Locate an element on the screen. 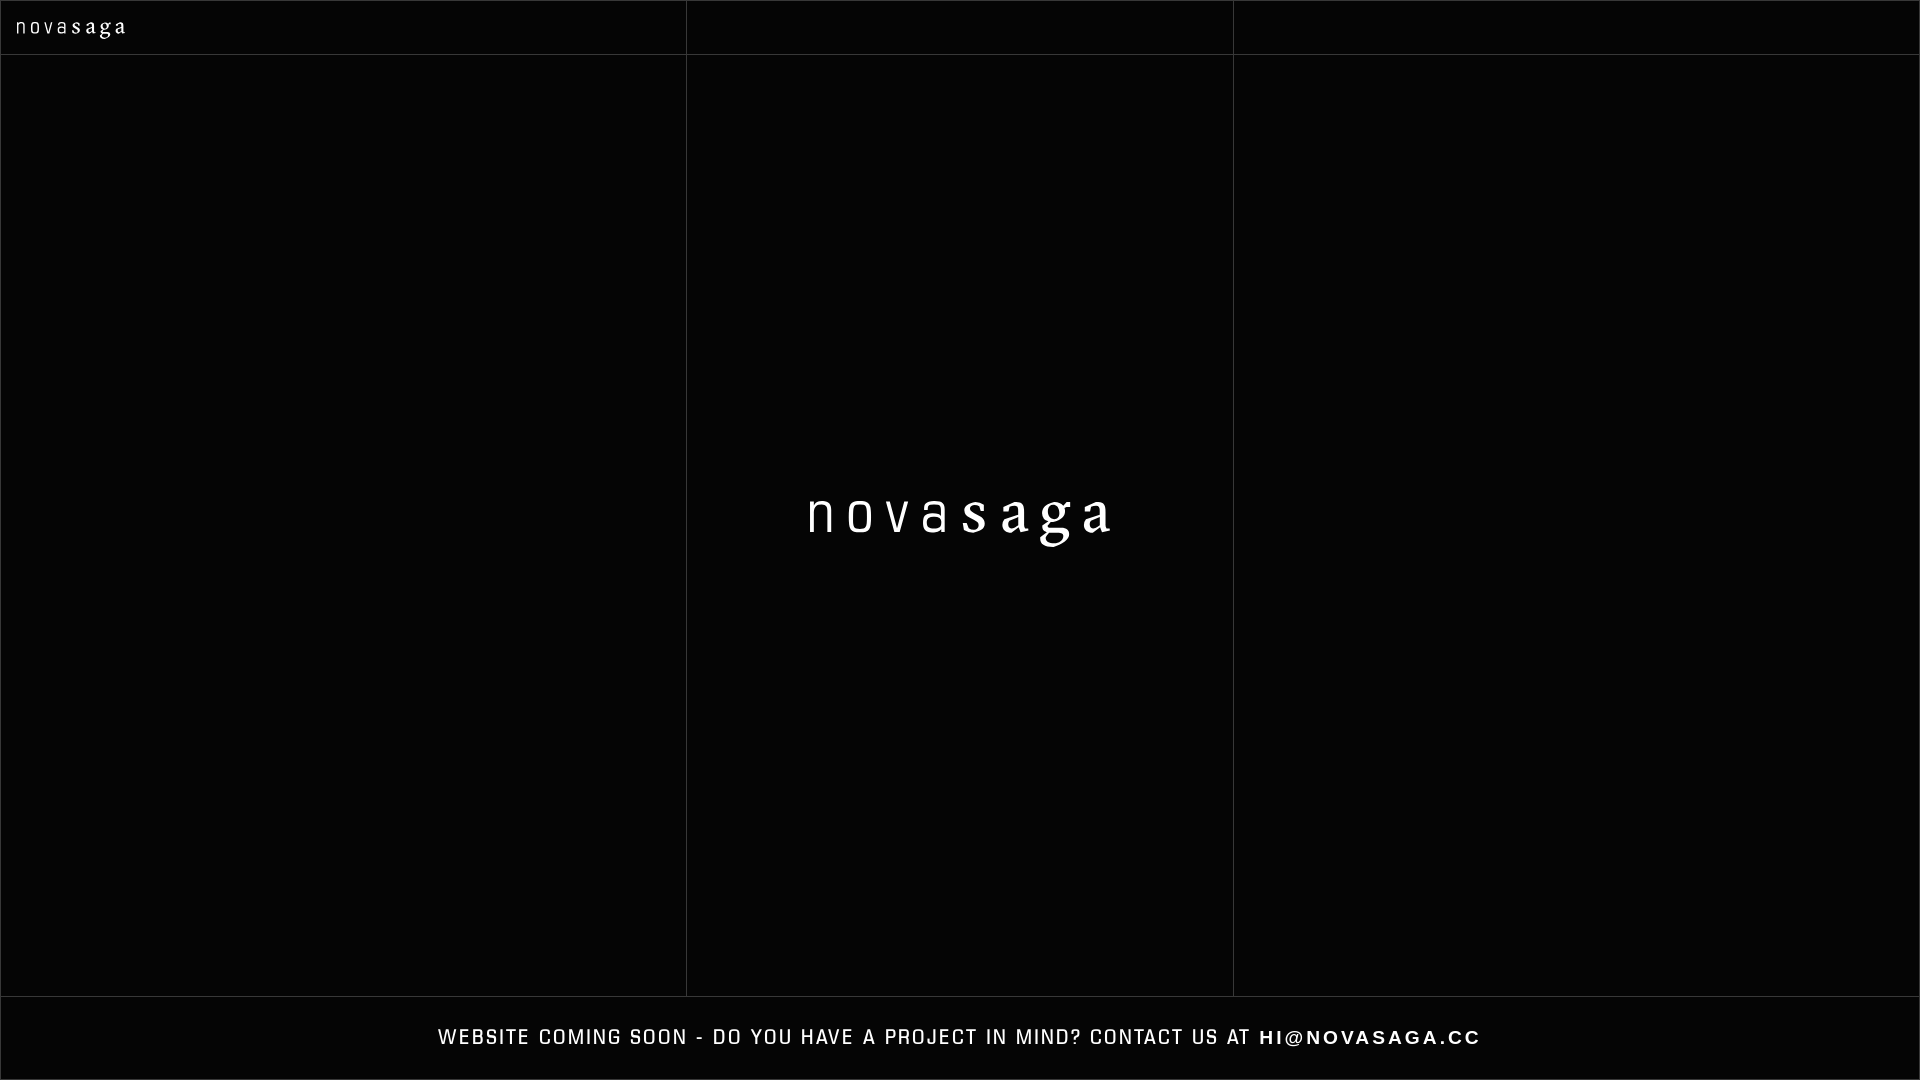  'HI@NOVASAGA.CC' is located at coordinates (1368, 1036).